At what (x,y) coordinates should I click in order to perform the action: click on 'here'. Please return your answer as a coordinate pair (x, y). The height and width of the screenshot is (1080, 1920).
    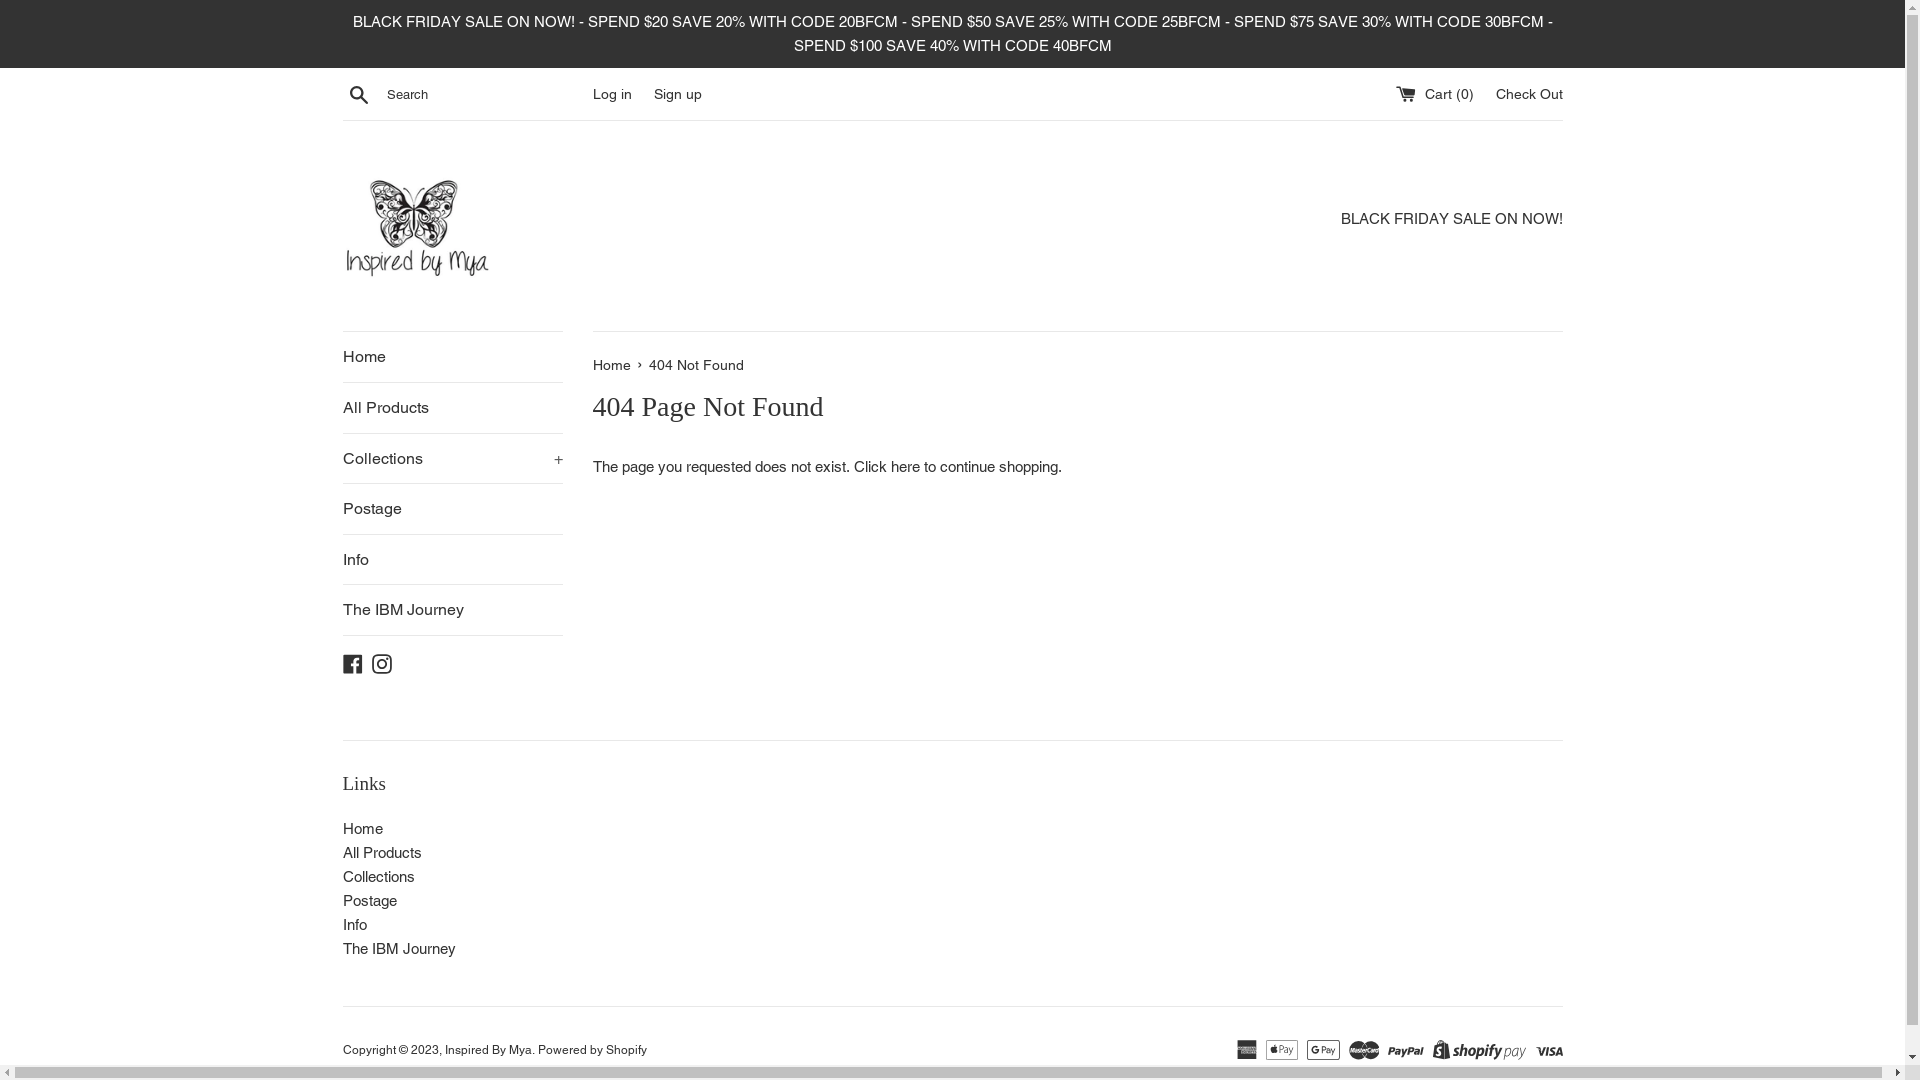
    Looking at the image, I should click on (903, 466).